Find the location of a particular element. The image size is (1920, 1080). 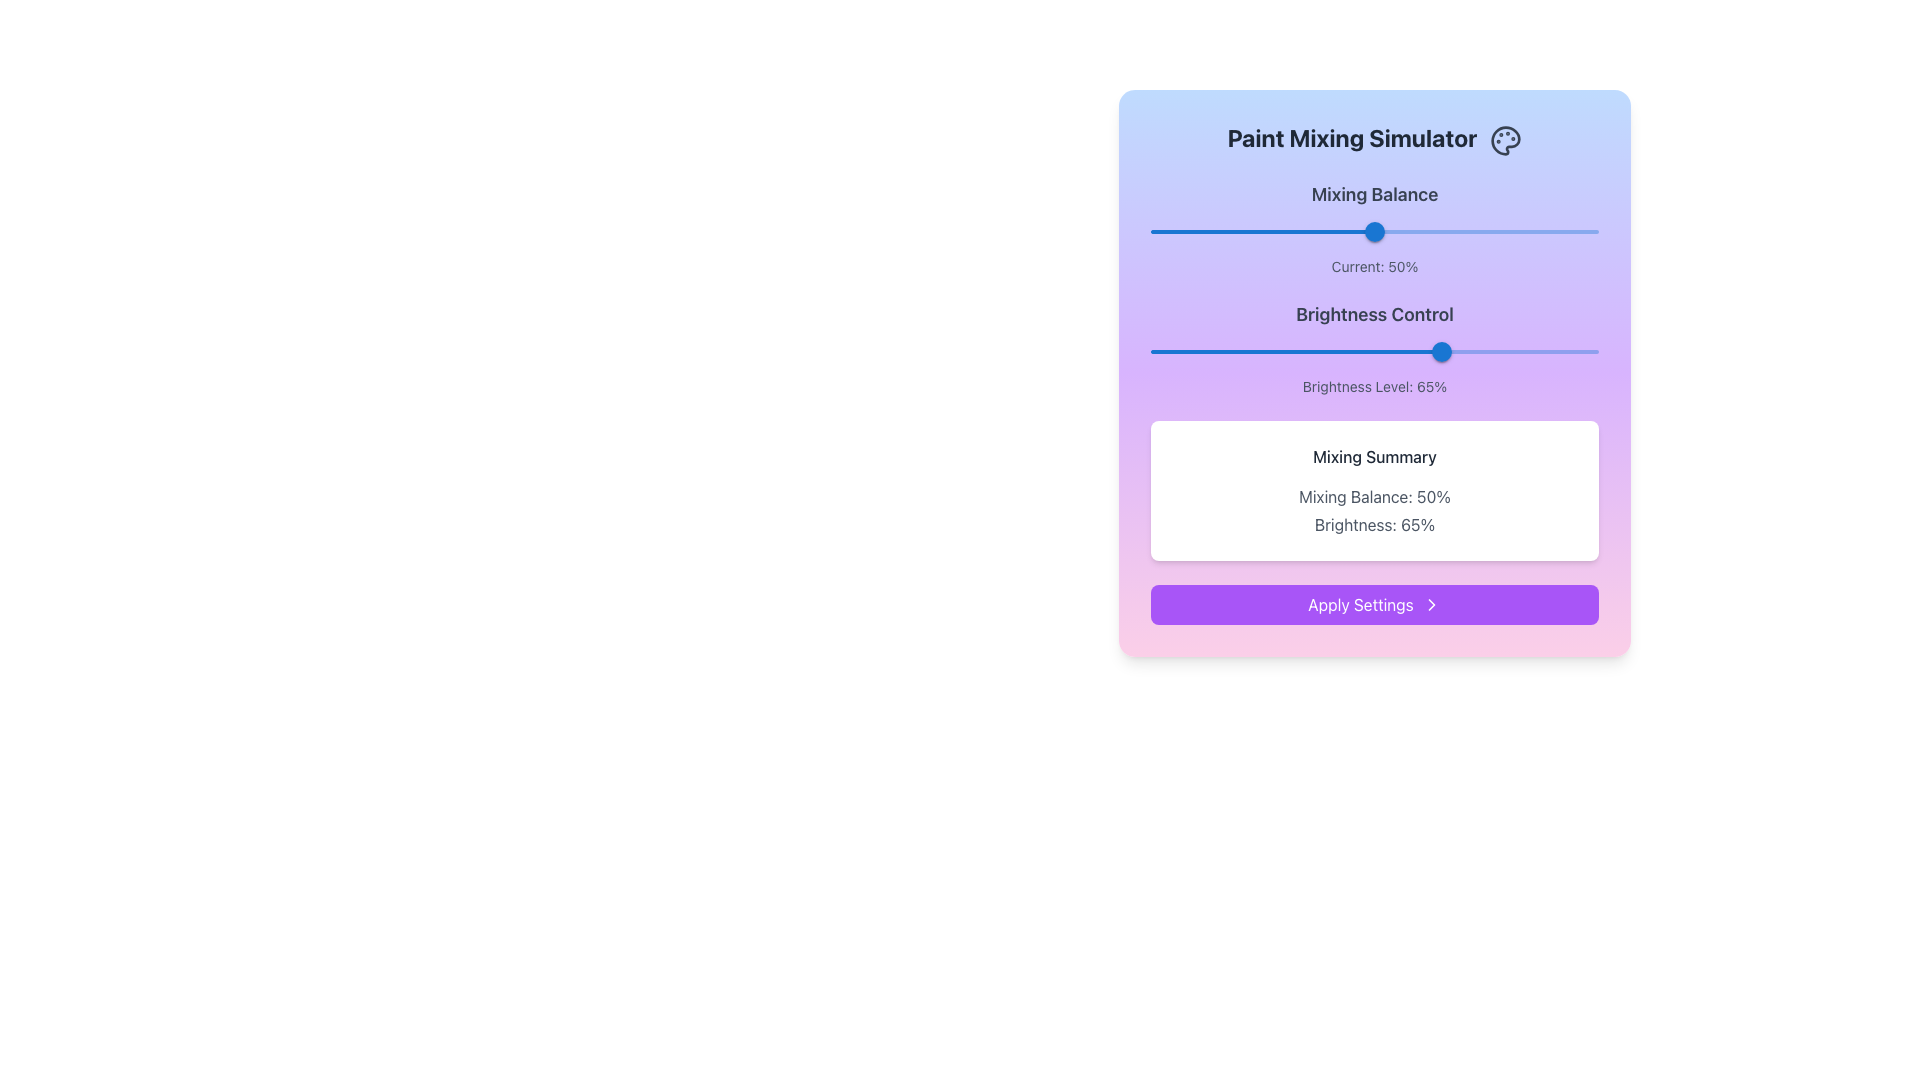

brightness level is located at coordinates (1400, 350).